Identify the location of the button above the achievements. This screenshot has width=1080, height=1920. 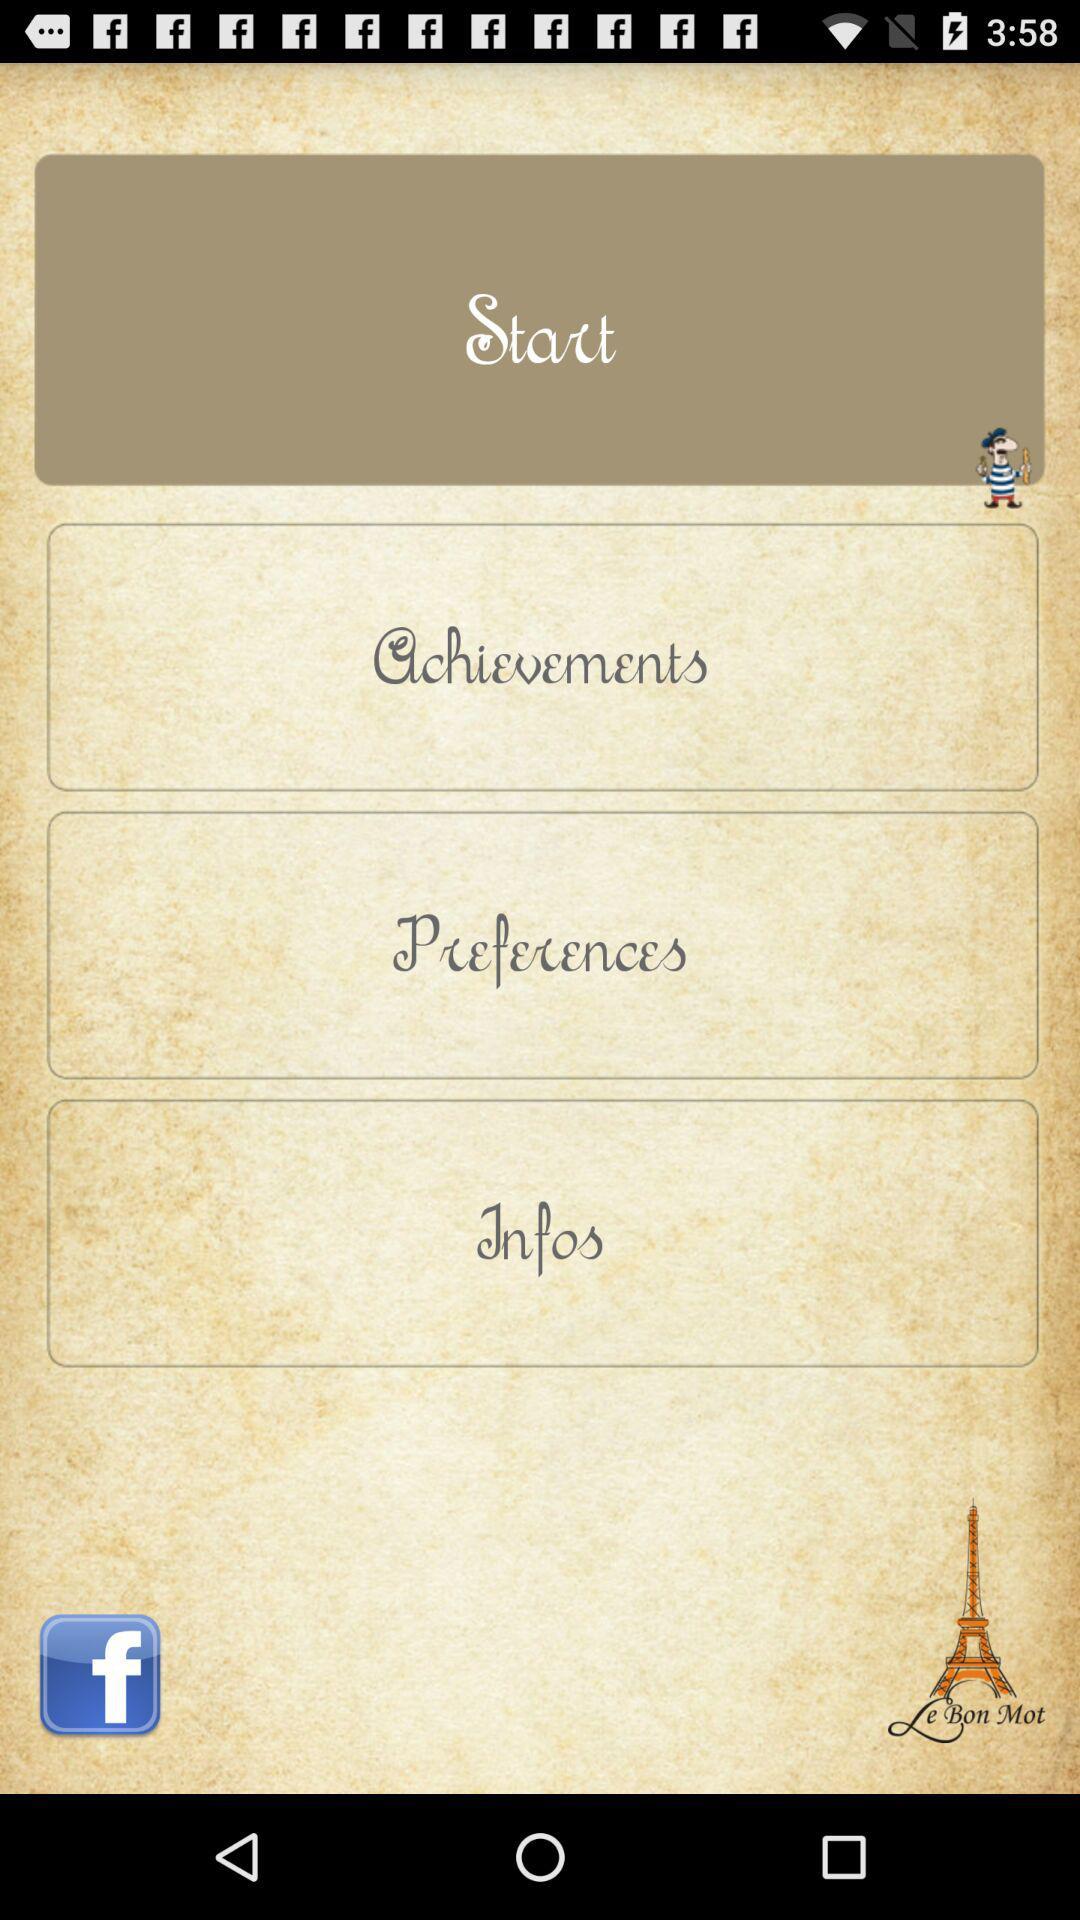
(540, 330).